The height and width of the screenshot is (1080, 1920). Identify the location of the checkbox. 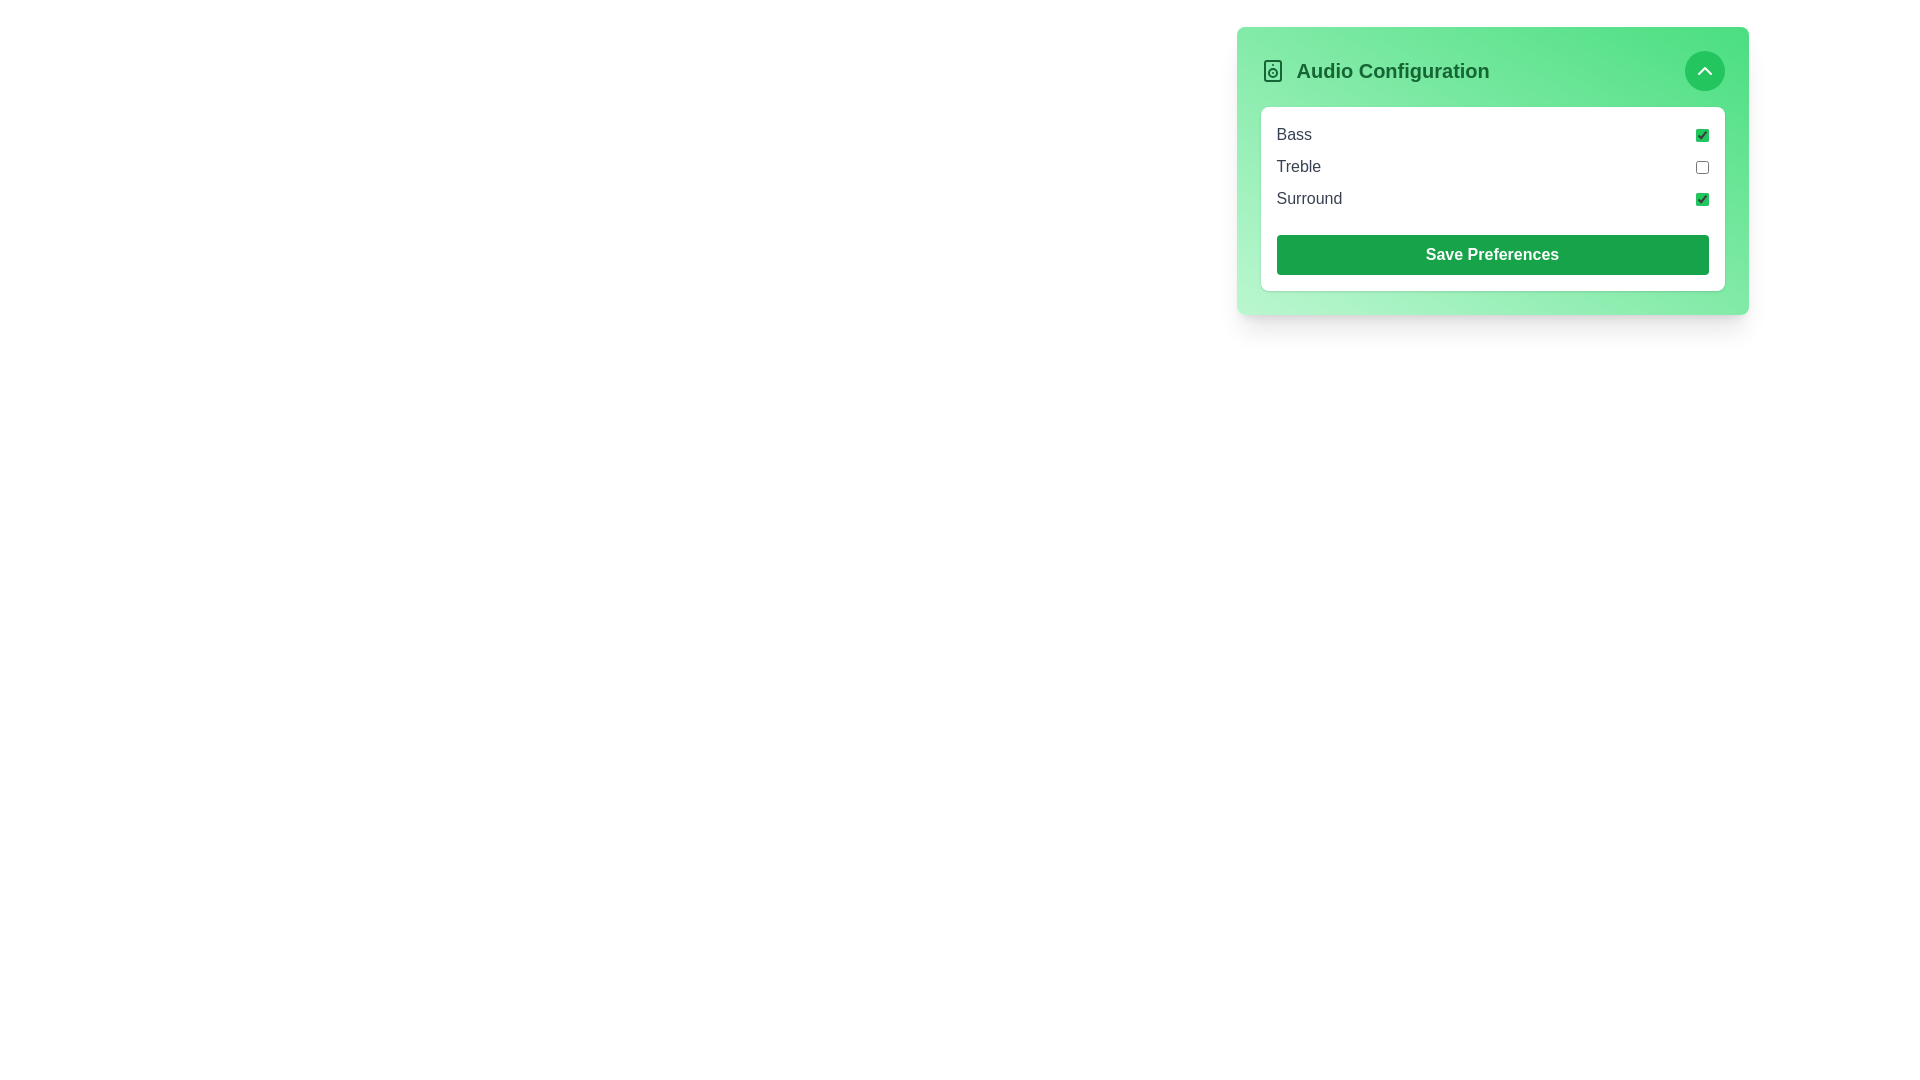
(1492, 199).